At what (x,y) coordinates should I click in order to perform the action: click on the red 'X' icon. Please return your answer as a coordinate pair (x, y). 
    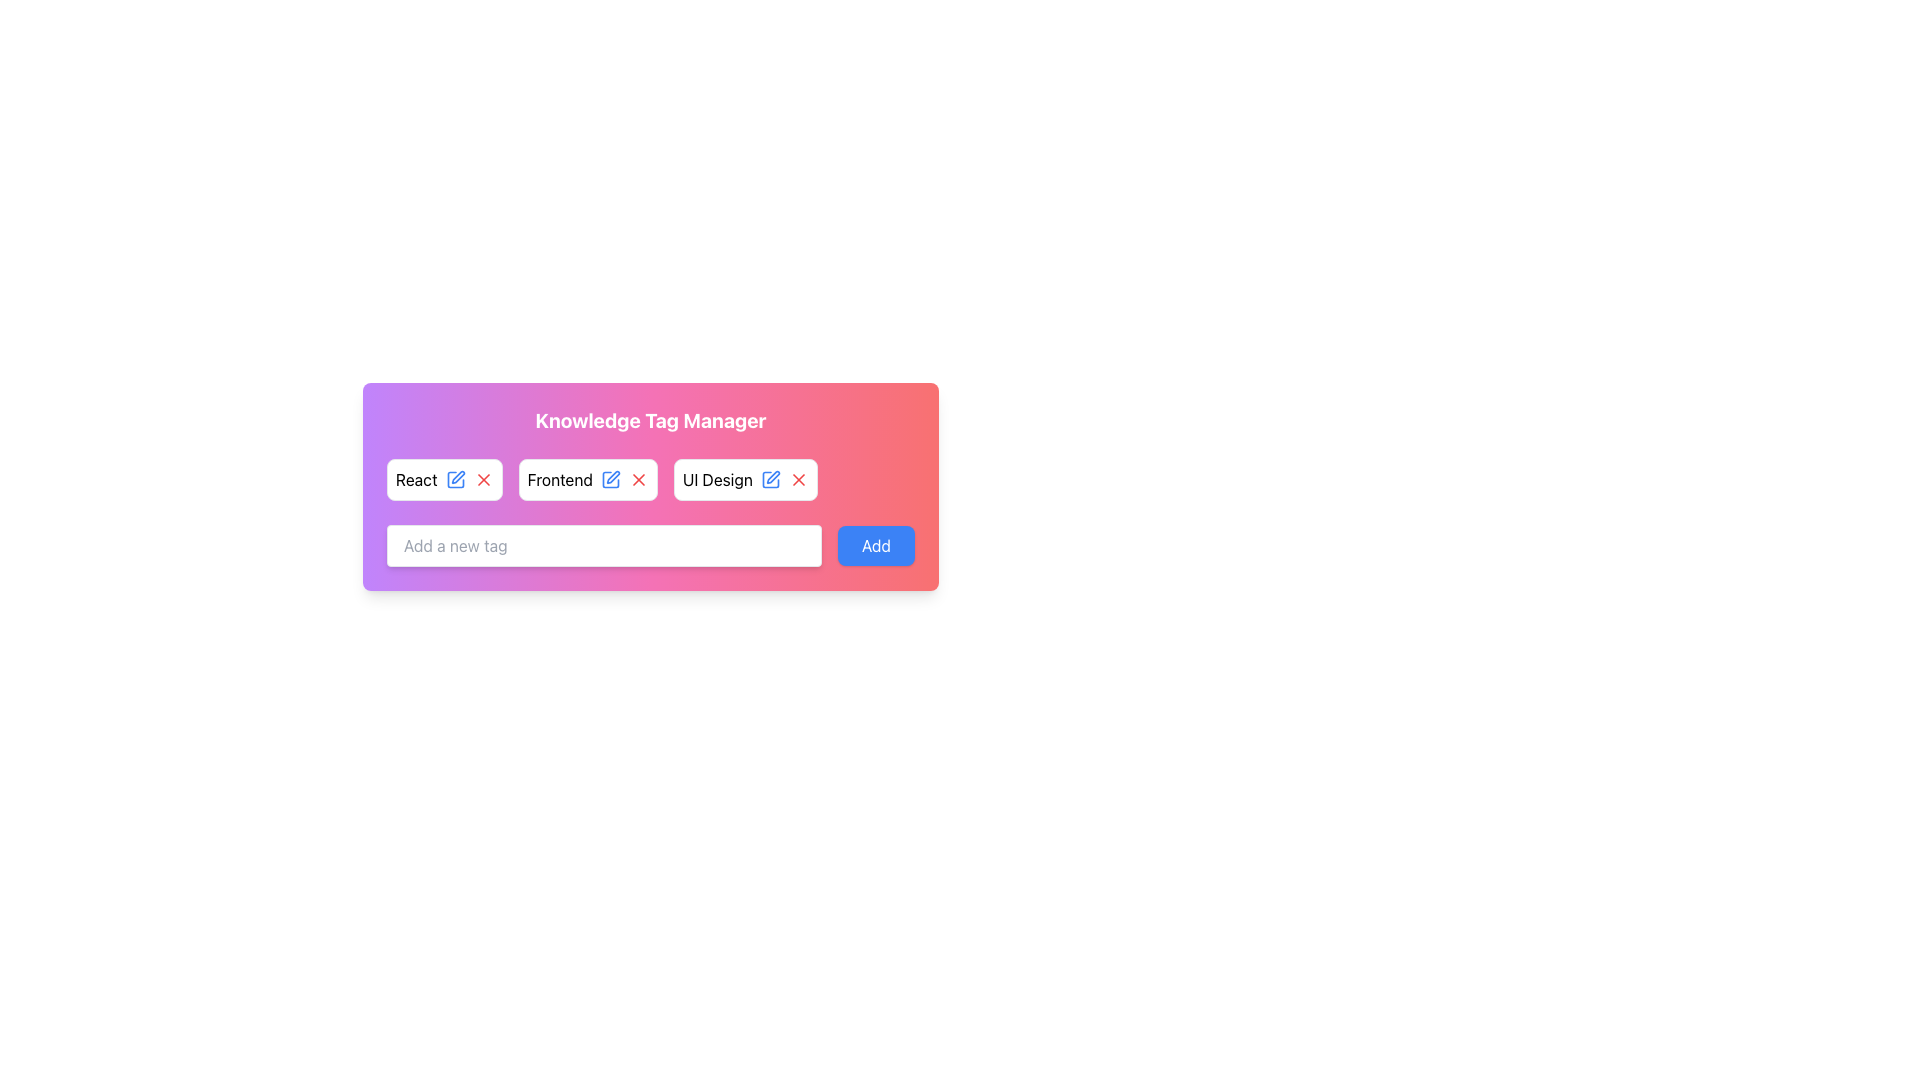
    Looking at the image, I should click on (637, 479).